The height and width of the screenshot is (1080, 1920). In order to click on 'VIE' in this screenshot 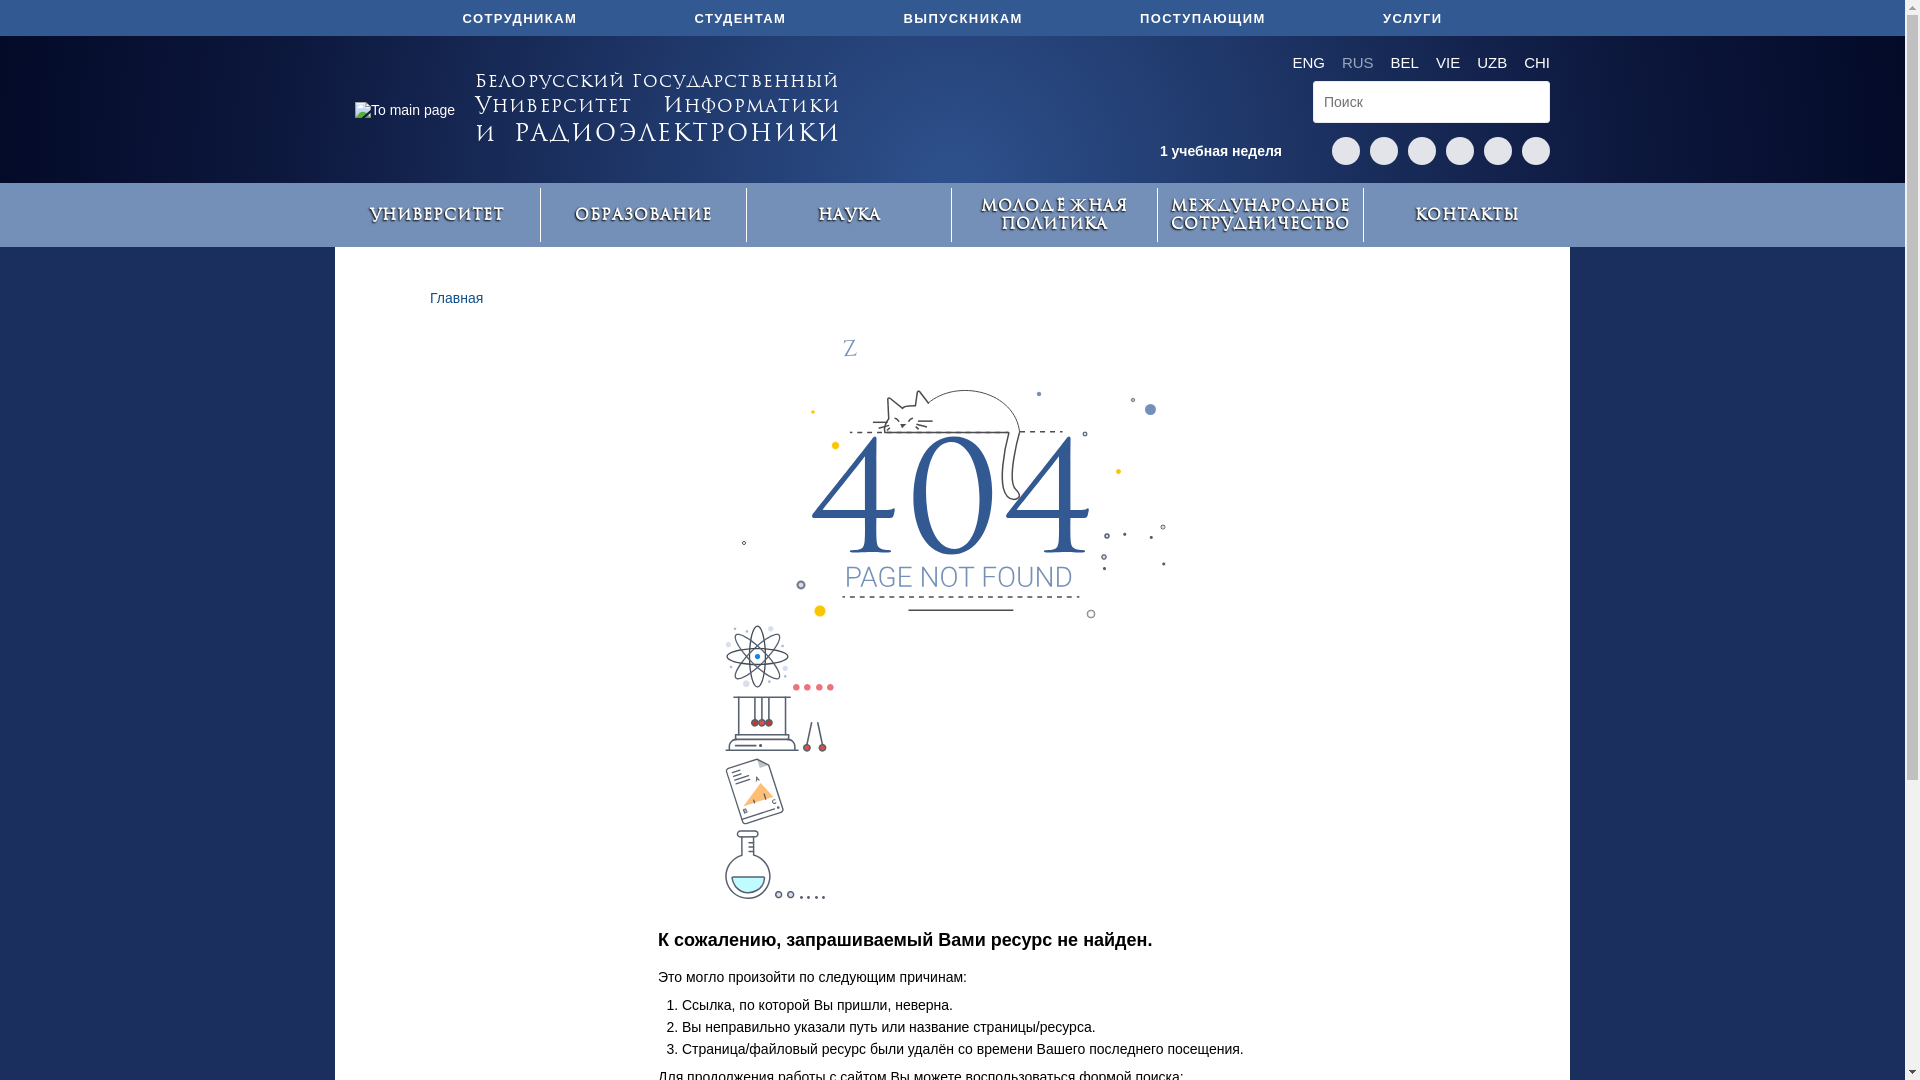, I will do `click(1448, 61)`.